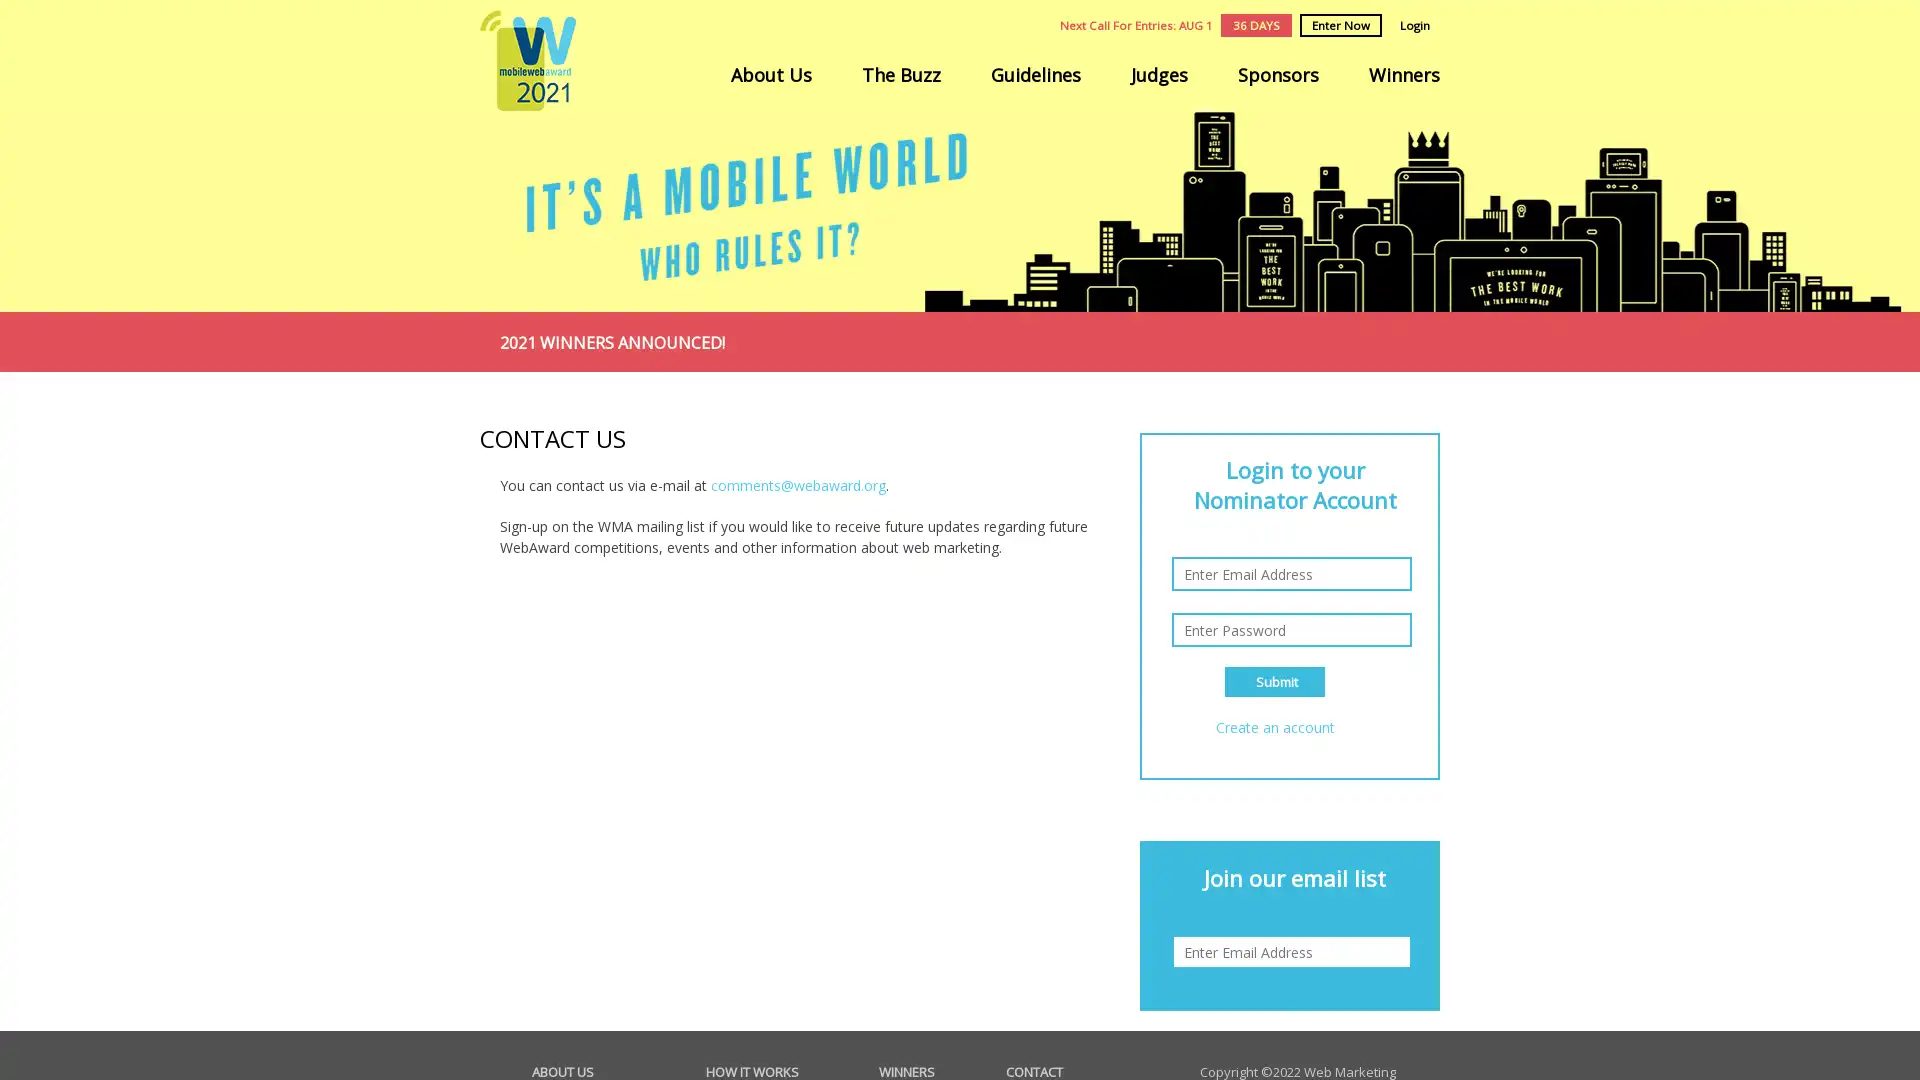 This screenshot has width=1920, height=1080. Describe the element at coordinates (1274, 681) in the screenshot. I see `Submit` at that location.